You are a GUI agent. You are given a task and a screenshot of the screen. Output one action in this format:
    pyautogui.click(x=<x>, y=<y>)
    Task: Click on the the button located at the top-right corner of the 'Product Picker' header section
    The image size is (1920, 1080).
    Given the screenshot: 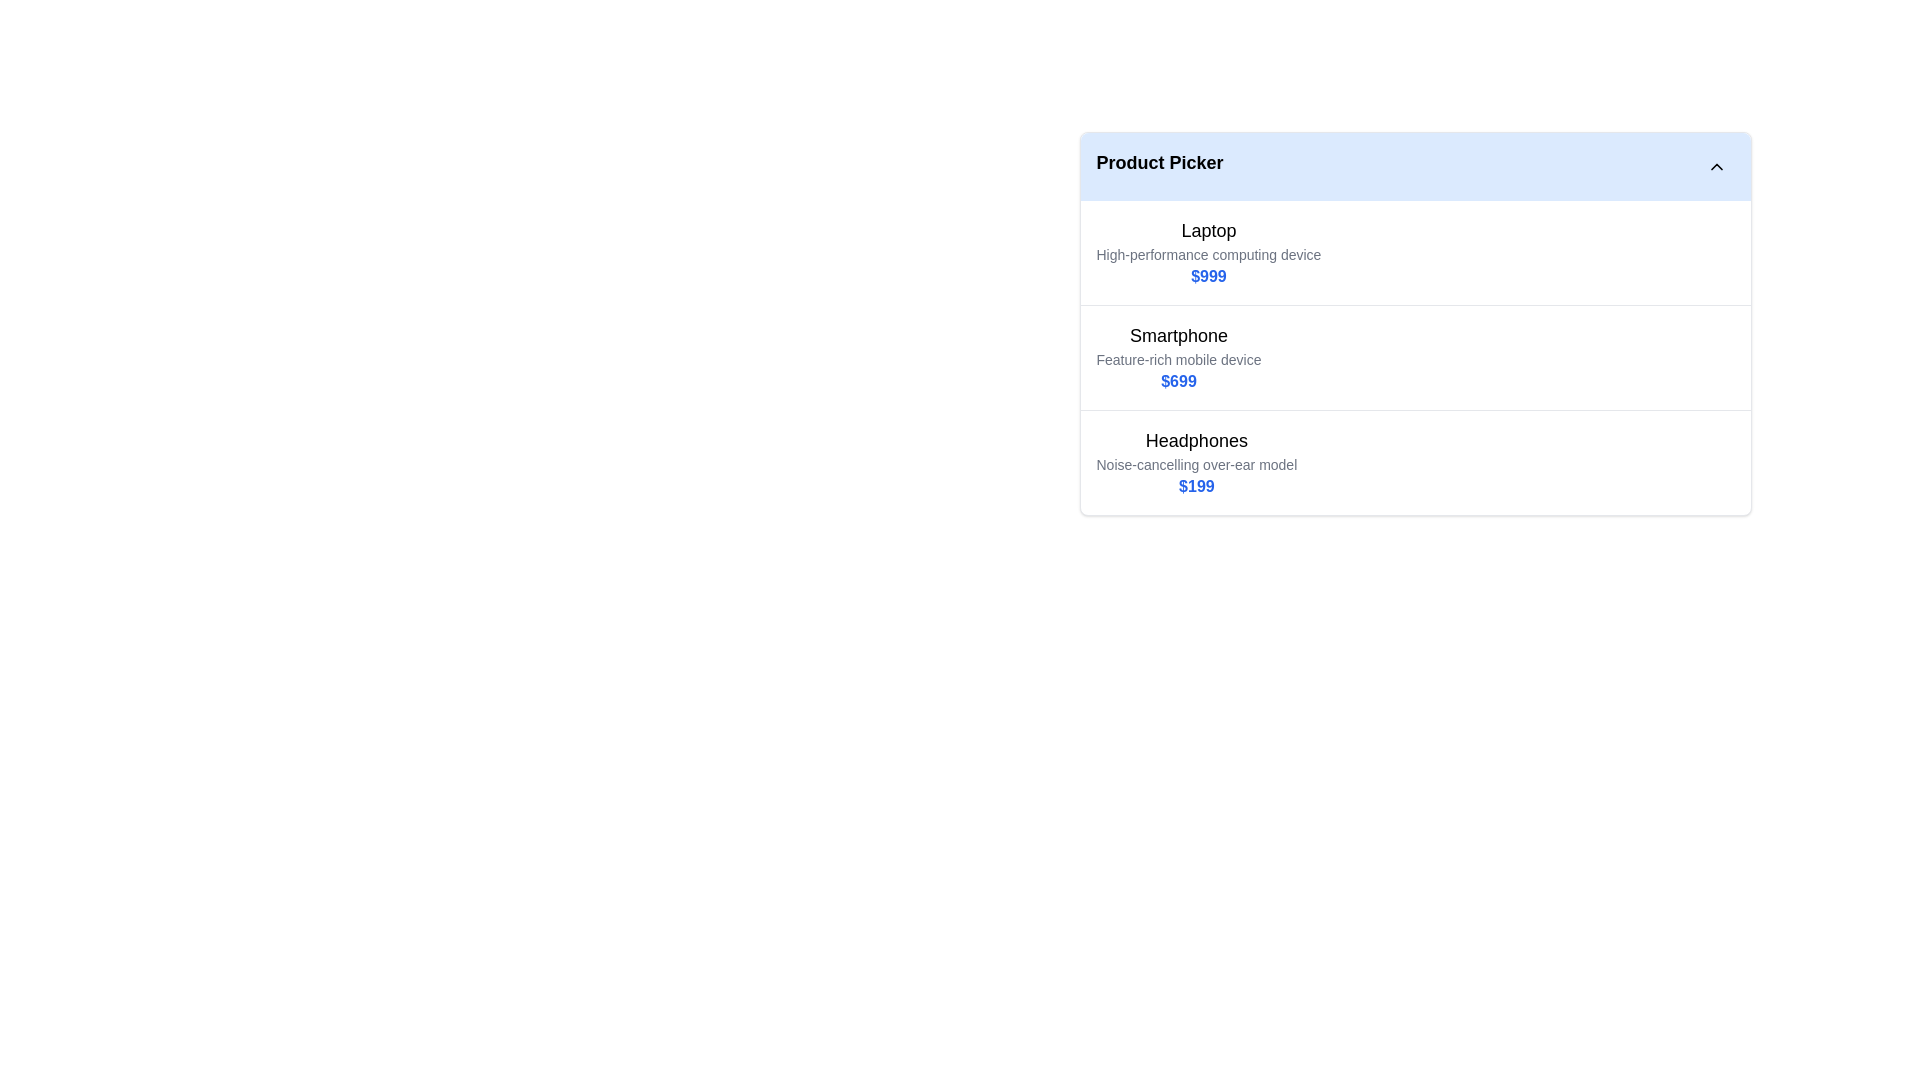 What is the action you would take?
    pyautogui.click(x=1715, y=165)
    